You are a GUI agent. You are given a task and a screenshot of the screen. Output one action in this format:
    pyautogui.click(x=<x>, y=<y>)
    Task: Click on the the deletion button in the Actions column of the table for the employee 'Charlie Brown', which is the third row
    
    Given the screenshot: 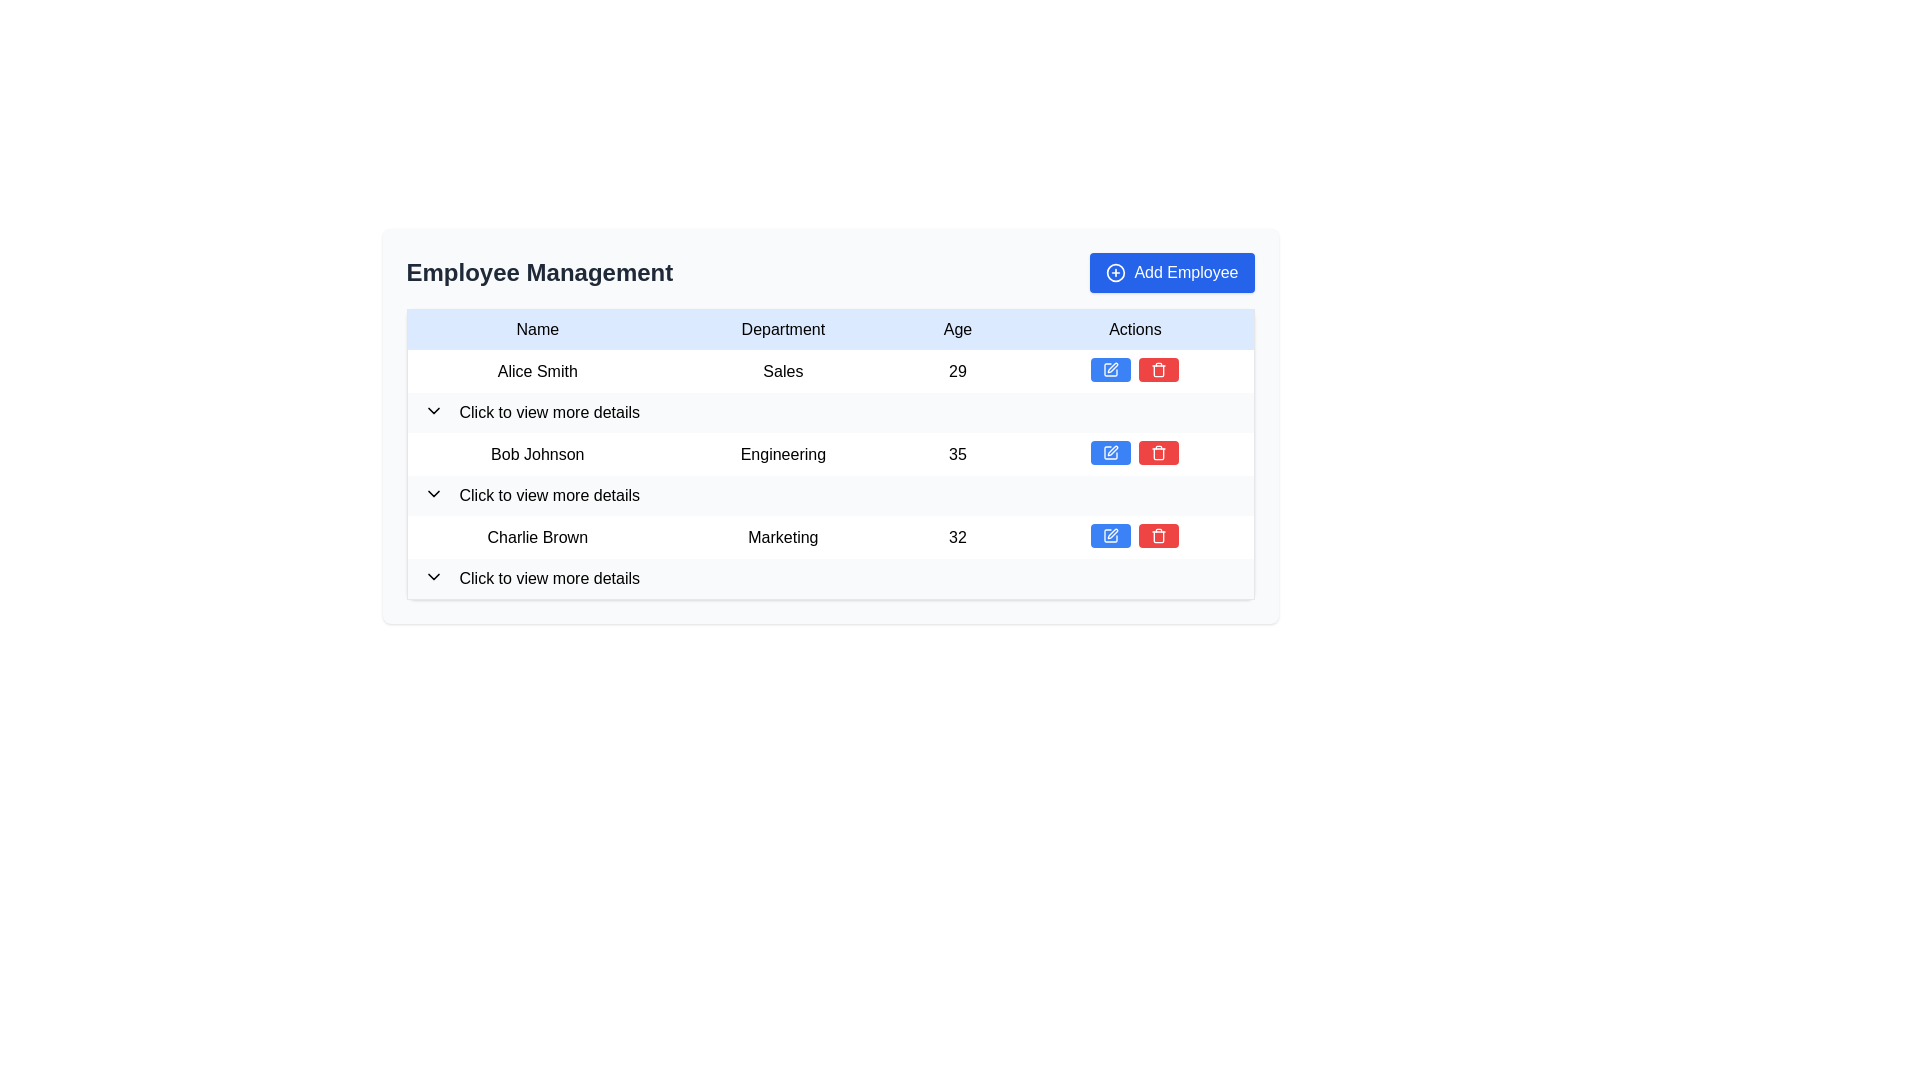 What is the action you would take?
    pyautogui.click(x=1159, y=535)
    